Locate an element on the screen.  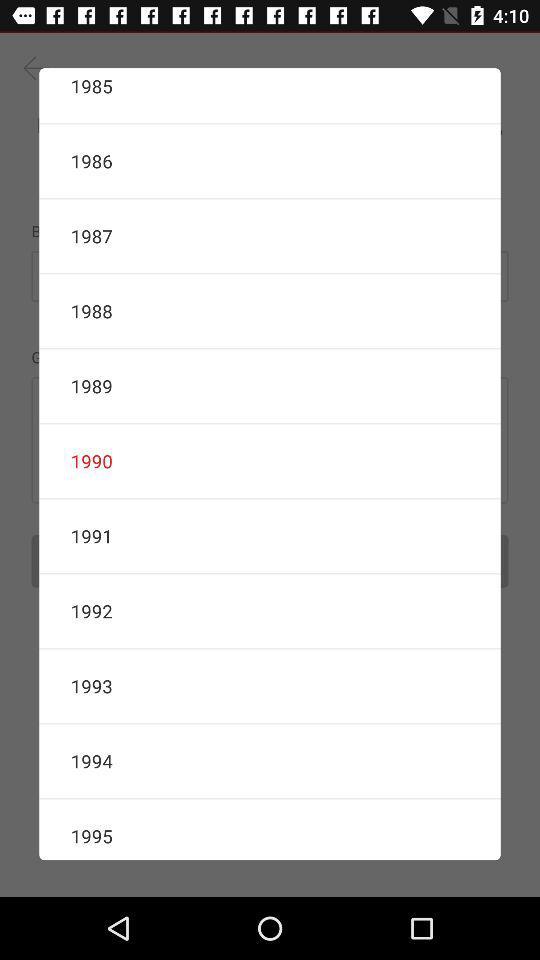
item above the 1990 is located at coordinates (270, 385).